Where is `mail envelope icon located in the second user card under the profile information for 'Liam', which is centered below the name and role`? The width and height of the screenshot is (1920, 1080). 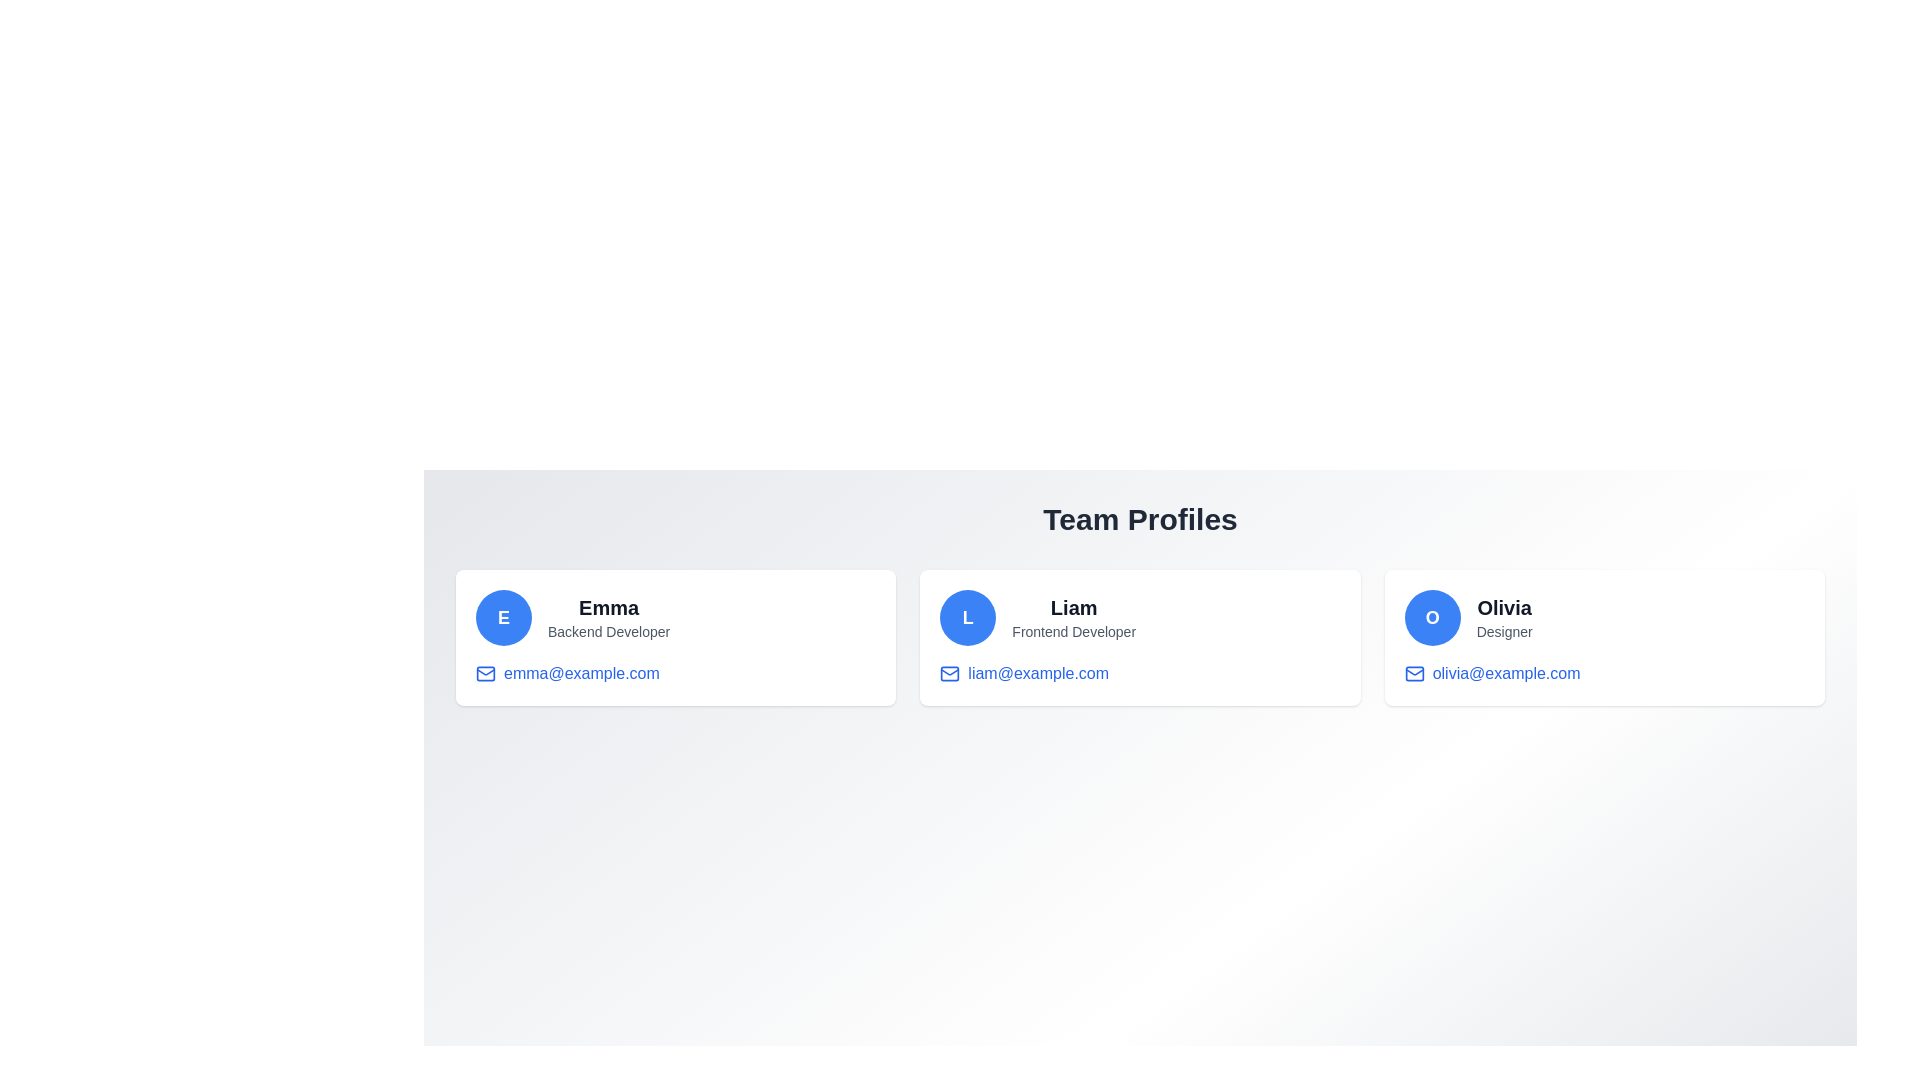
mail envelope icon located in the second user card under the profile information for 'Liam', which is centered below the name and role is located at coordinates (949, 674).